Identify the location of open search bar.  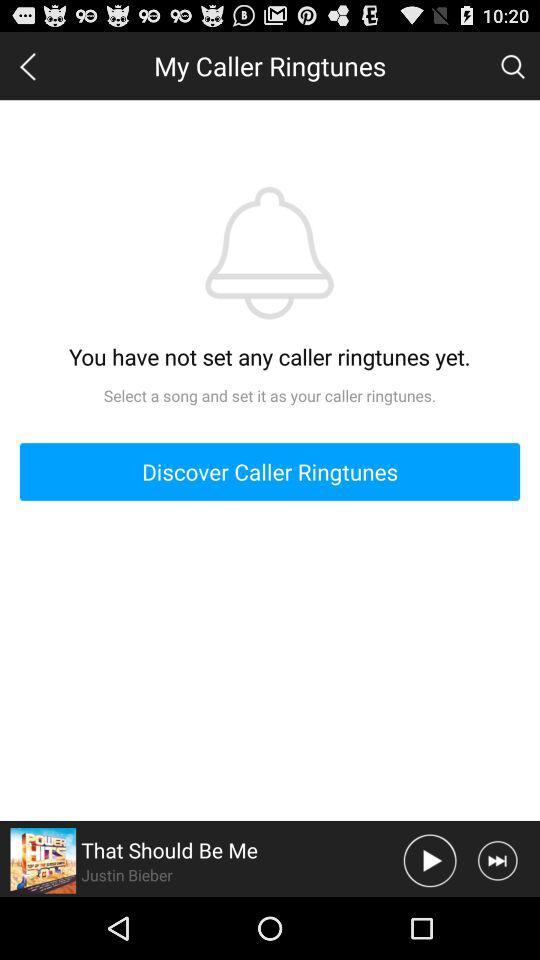
(512, 65).